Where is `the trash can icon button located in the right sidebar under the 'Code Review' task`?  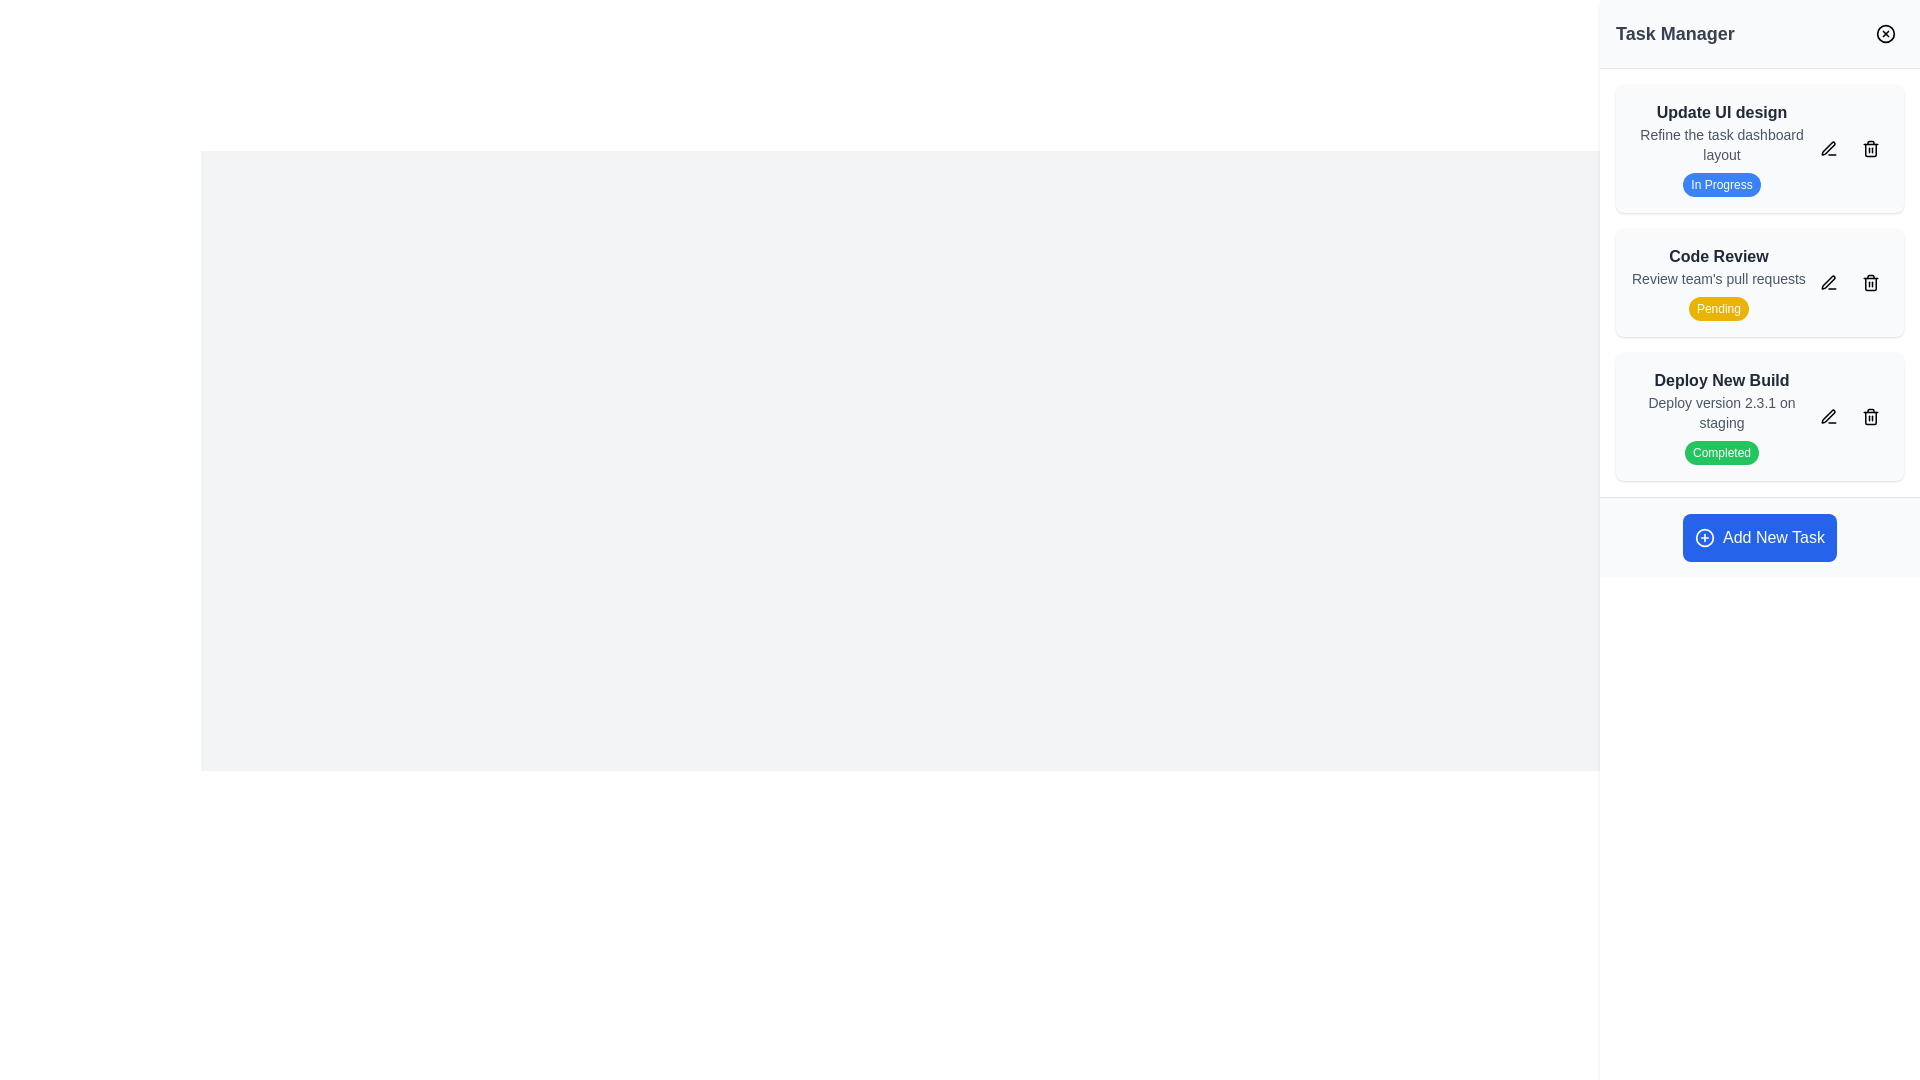 the trash can icon button located in the right sidebar under the 'Code Review' task is located at coordinates (1870, 282).